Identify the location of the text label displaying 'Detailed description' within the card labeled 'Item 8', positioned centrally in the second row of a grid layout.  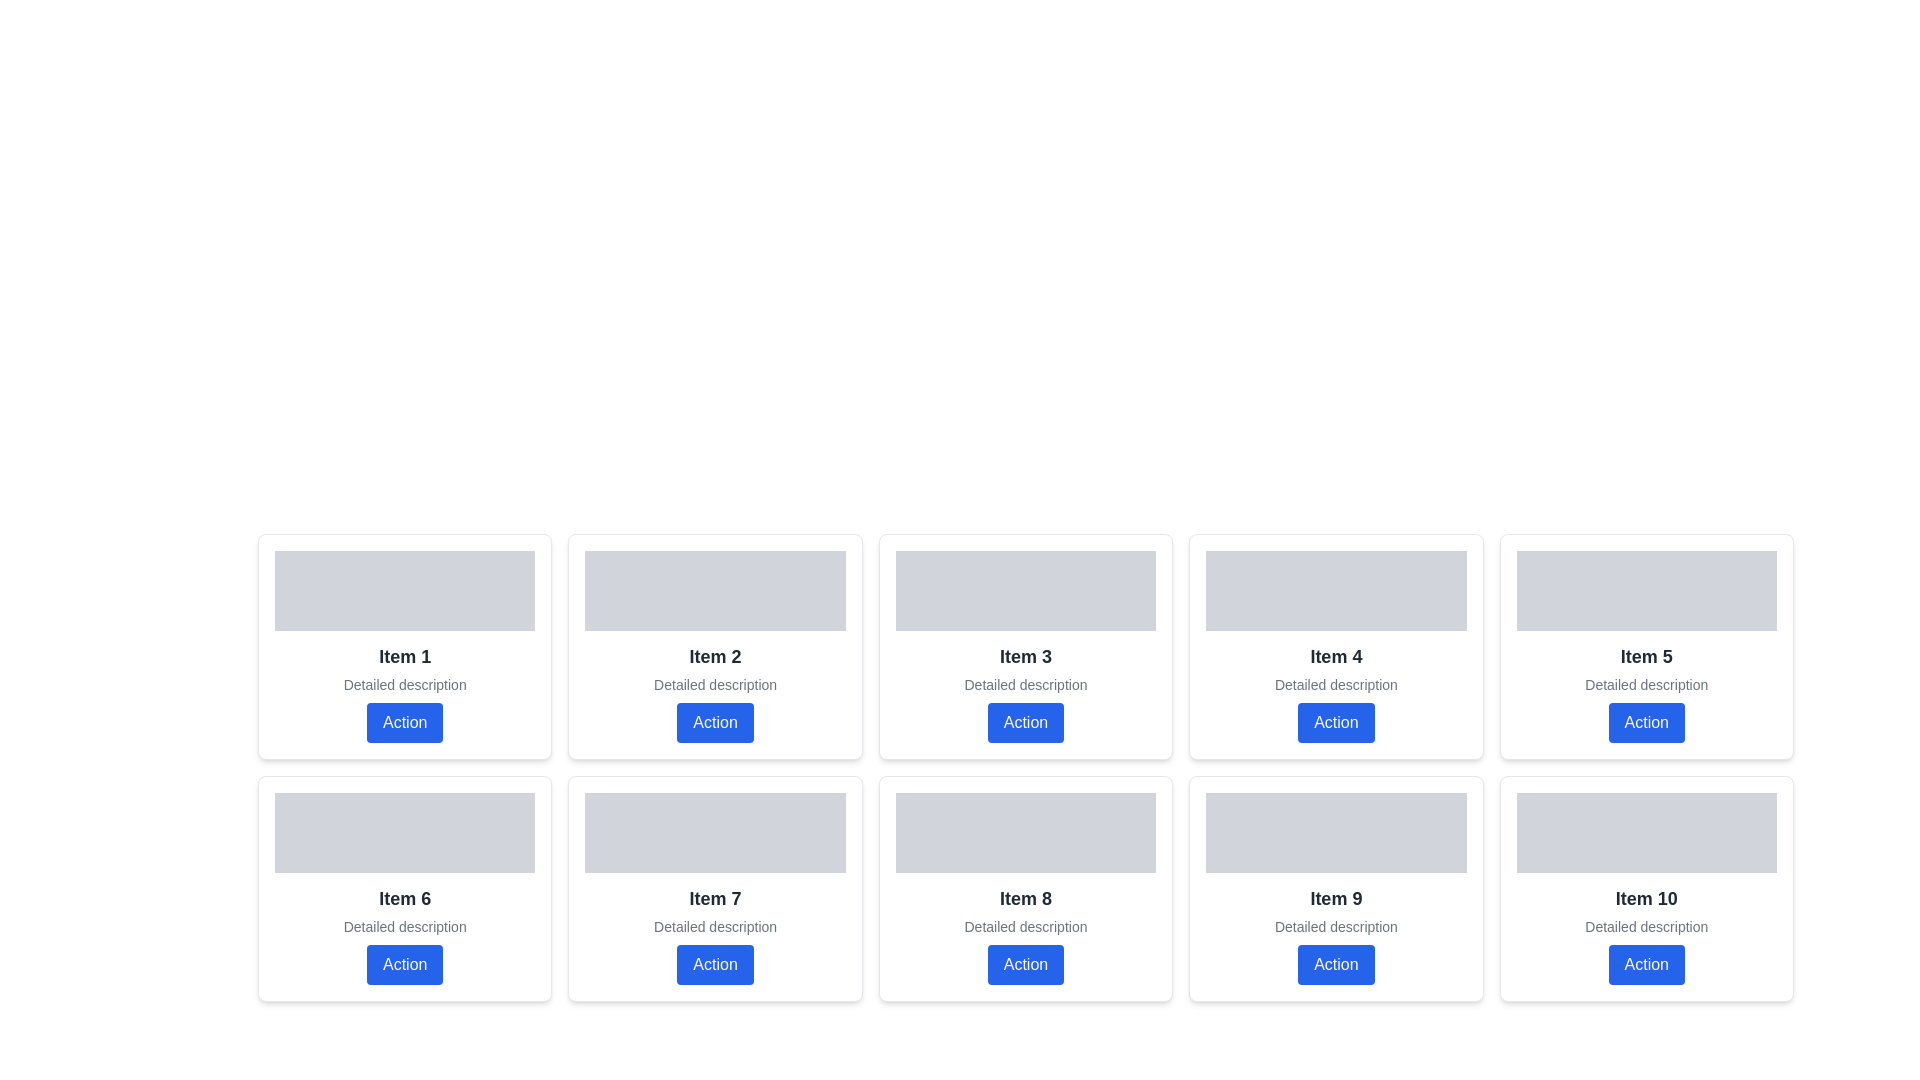
(1026, 926).